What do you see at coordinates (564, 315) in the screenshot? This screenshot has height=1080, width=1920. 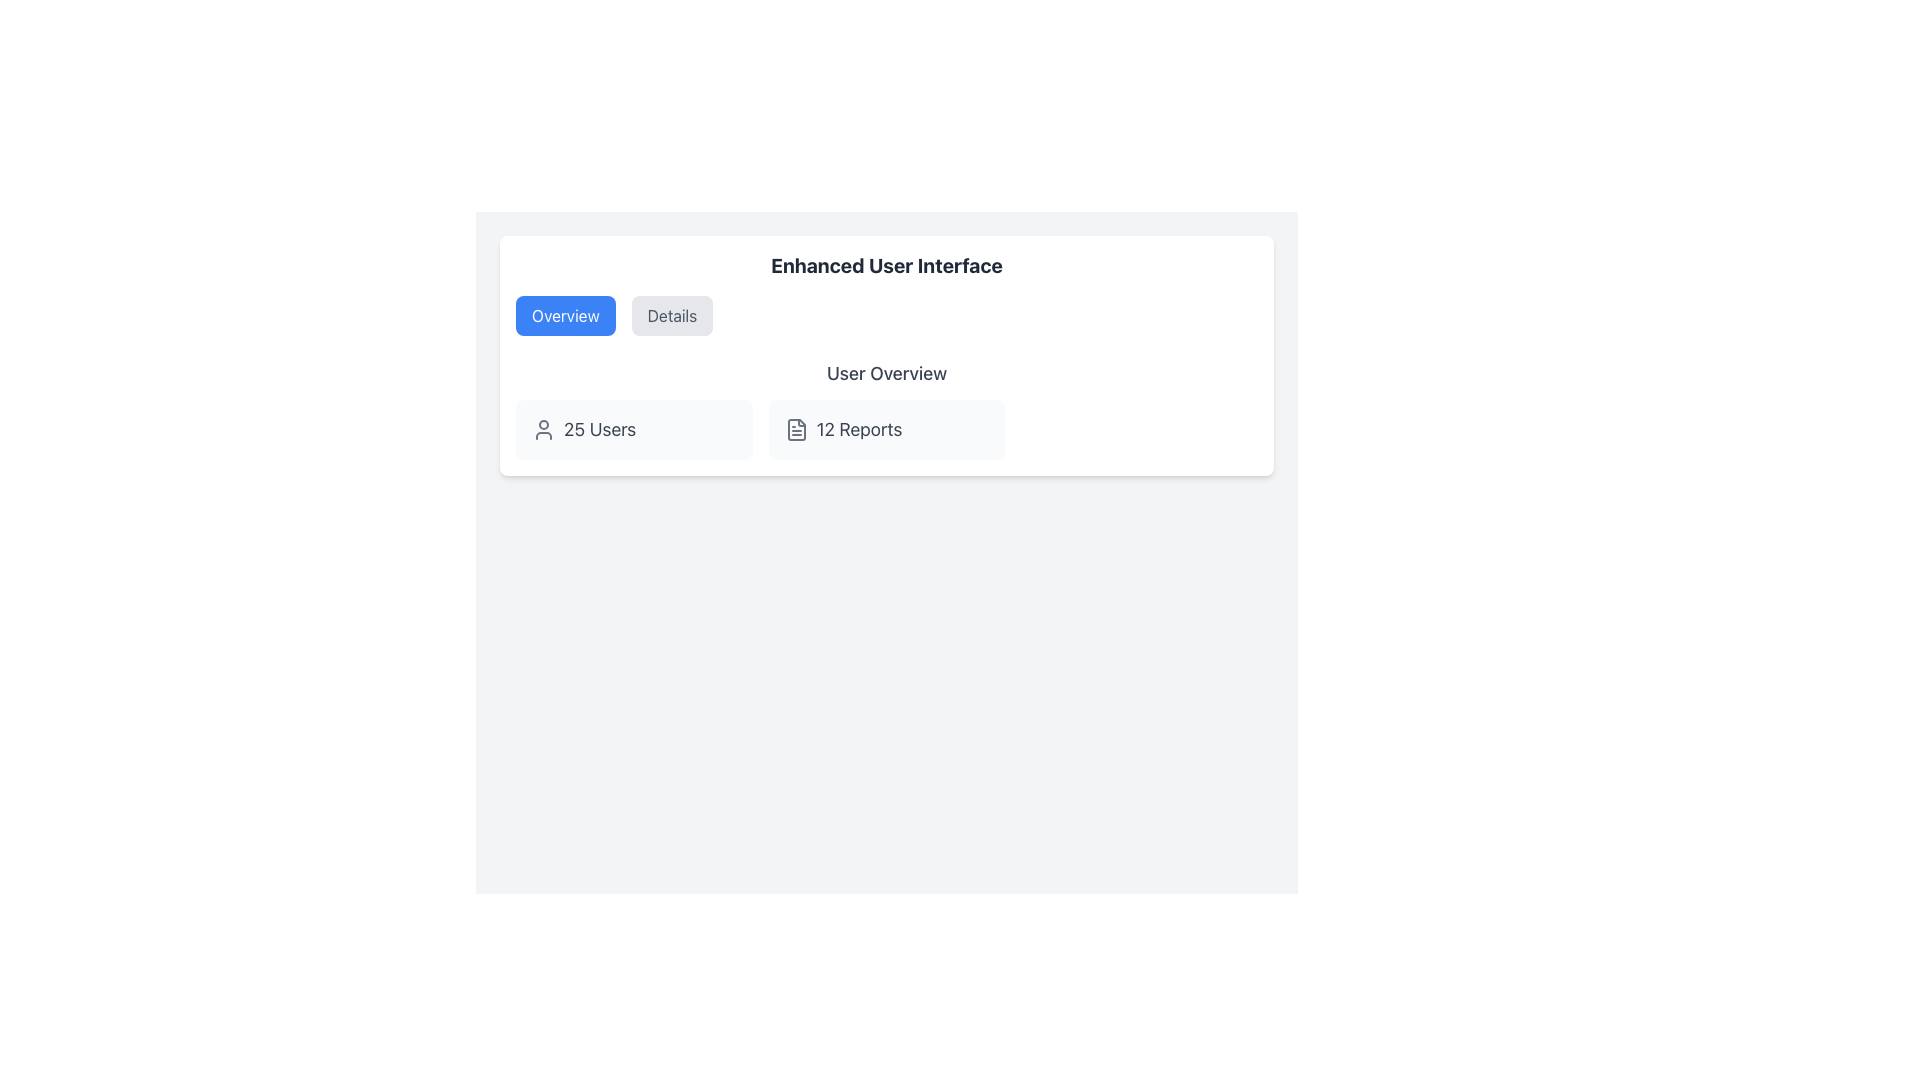 I see `the first button from the left in the navigation bar that toggles or displays content related to 'Overview' for a tooltip` at bounding box center [564, 315].